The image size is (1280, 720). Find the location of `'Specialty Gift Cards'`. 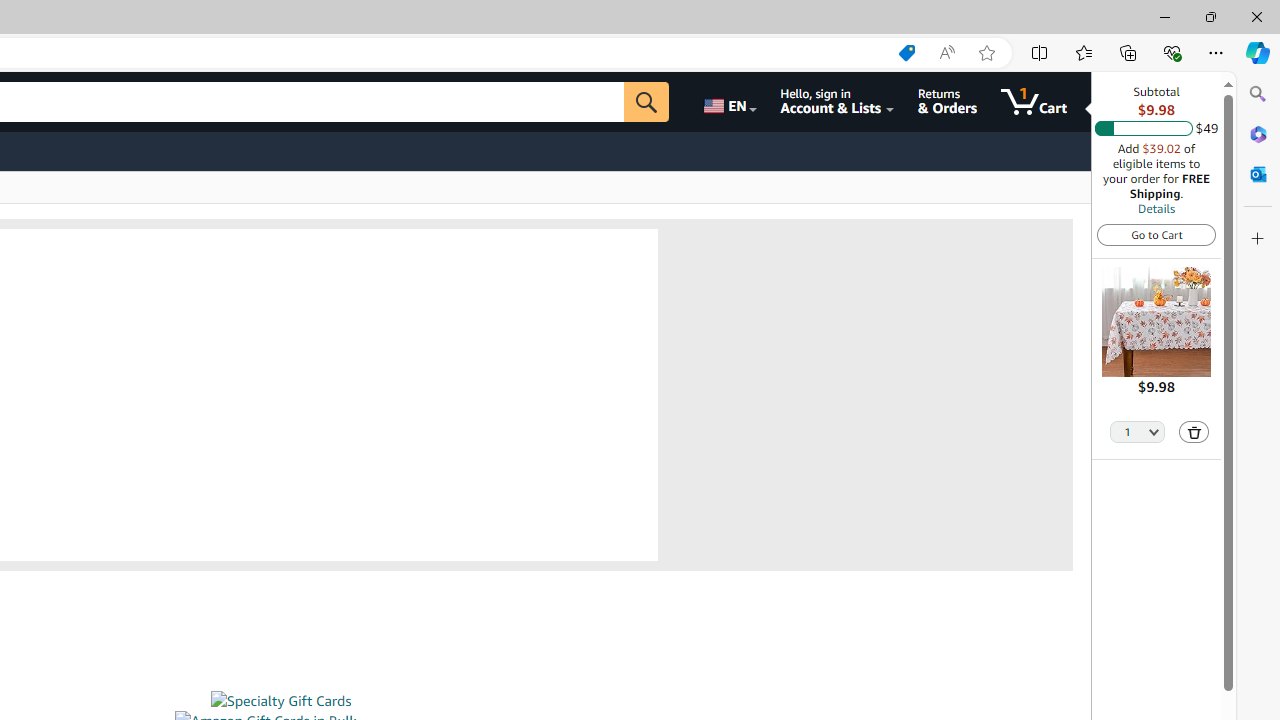

'Specialty Gift Cards' is located at coordinates (279, 700).